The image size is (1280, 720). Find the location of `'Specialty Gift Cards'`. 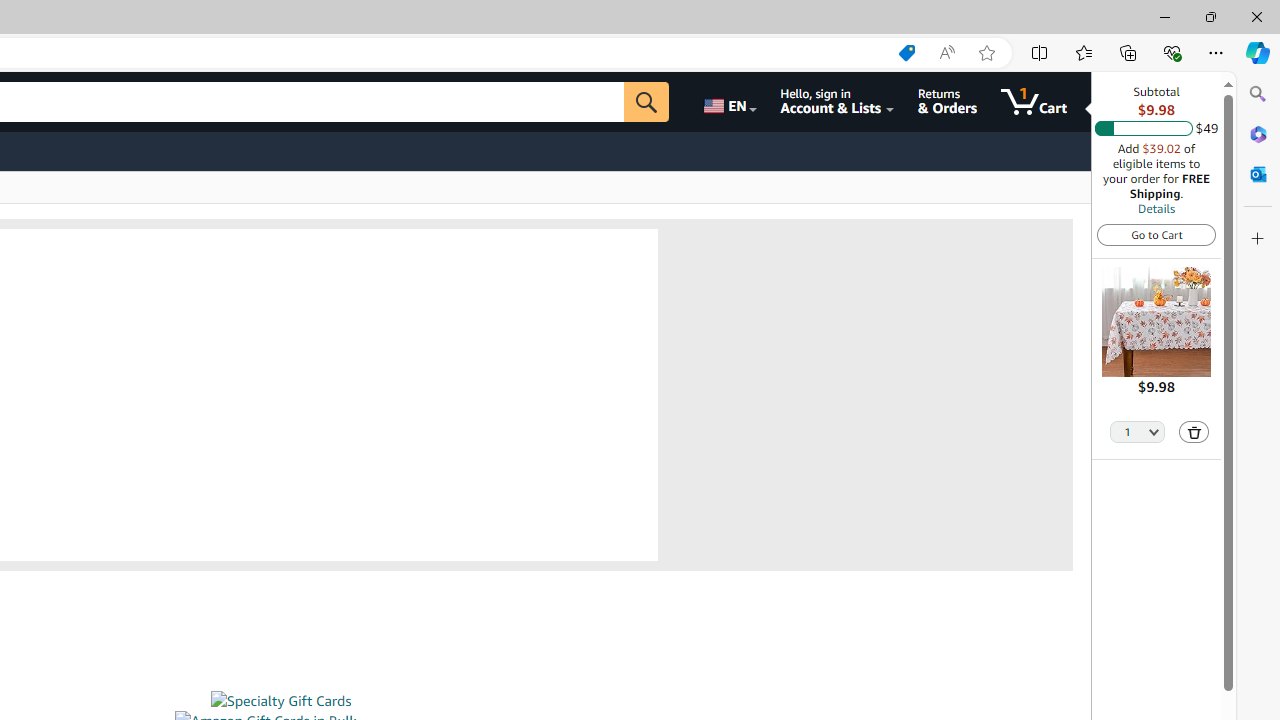

'Specialty Gift Cards' is located at coordinates (279, 700).